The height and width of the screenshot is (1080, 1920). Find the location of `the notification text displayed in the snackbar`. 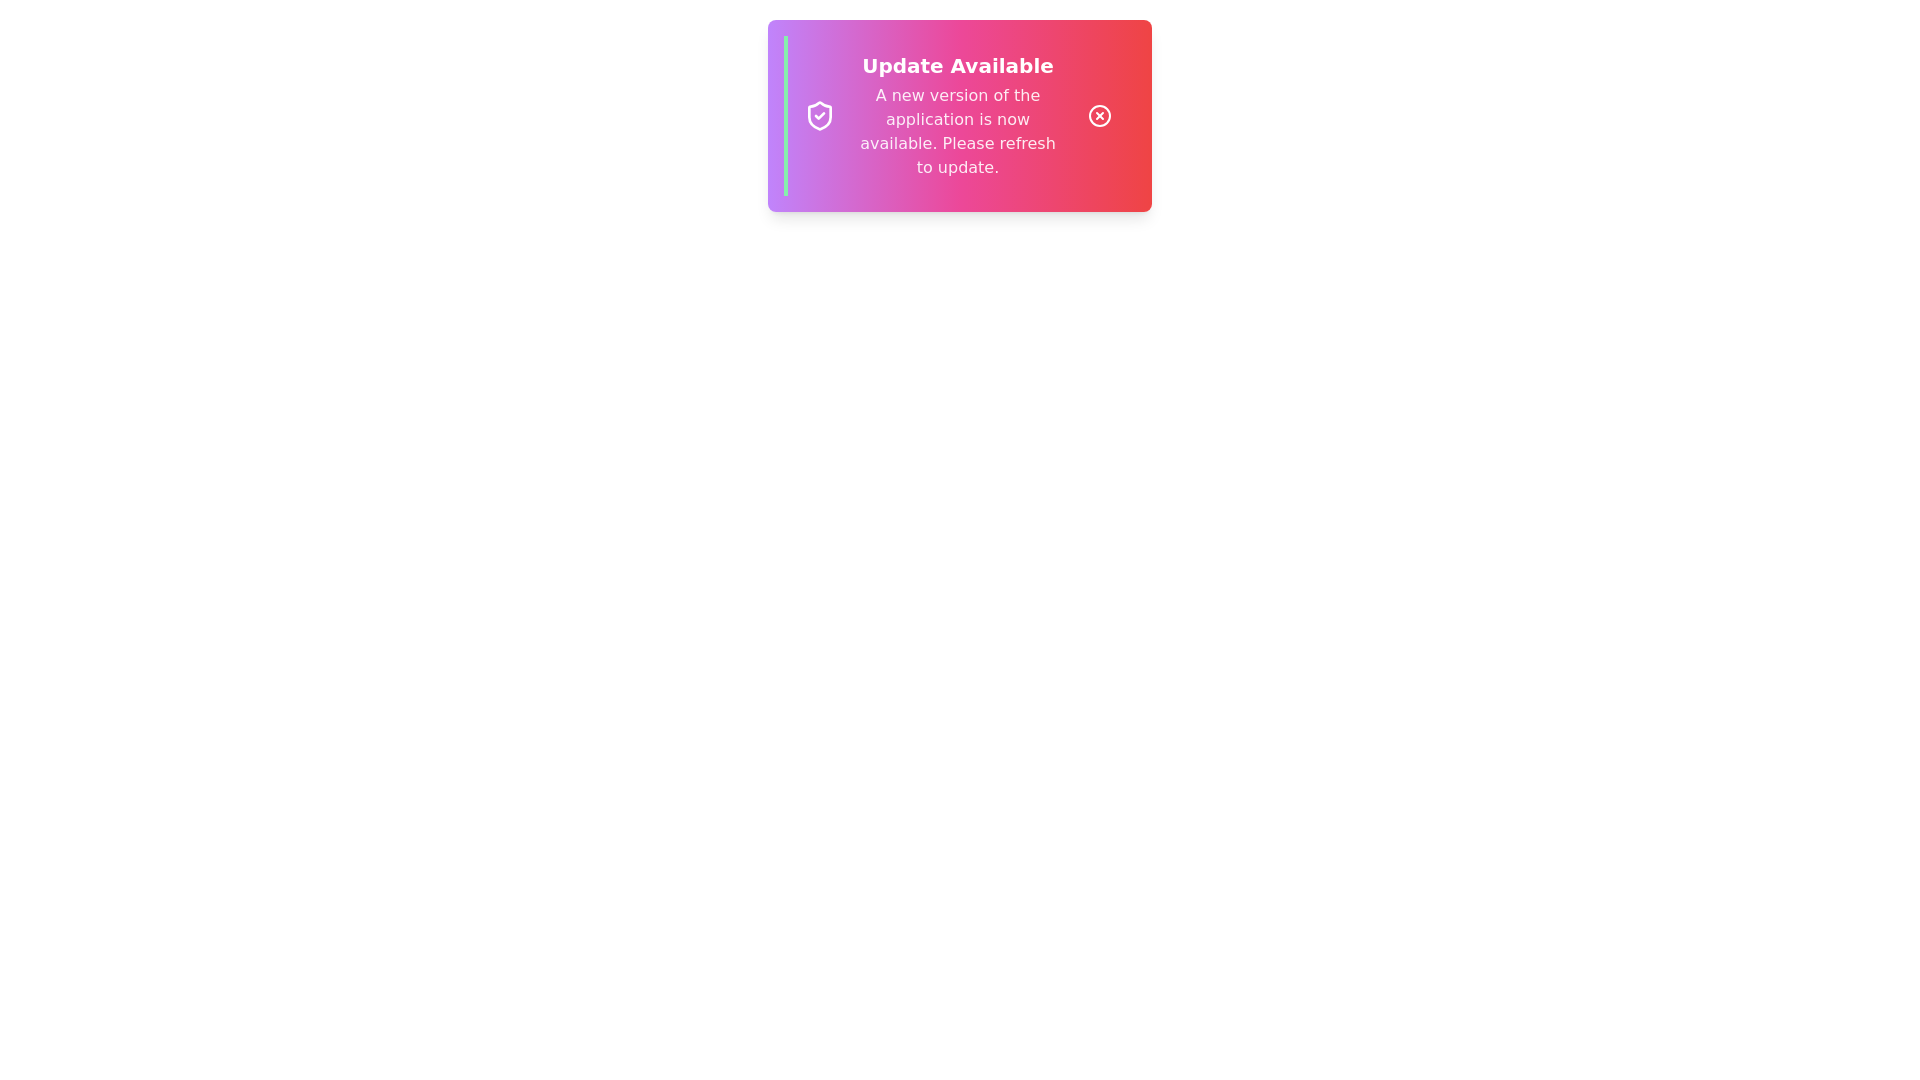

the notification text displayed in the snackbar is located at coordinates (960, 115).